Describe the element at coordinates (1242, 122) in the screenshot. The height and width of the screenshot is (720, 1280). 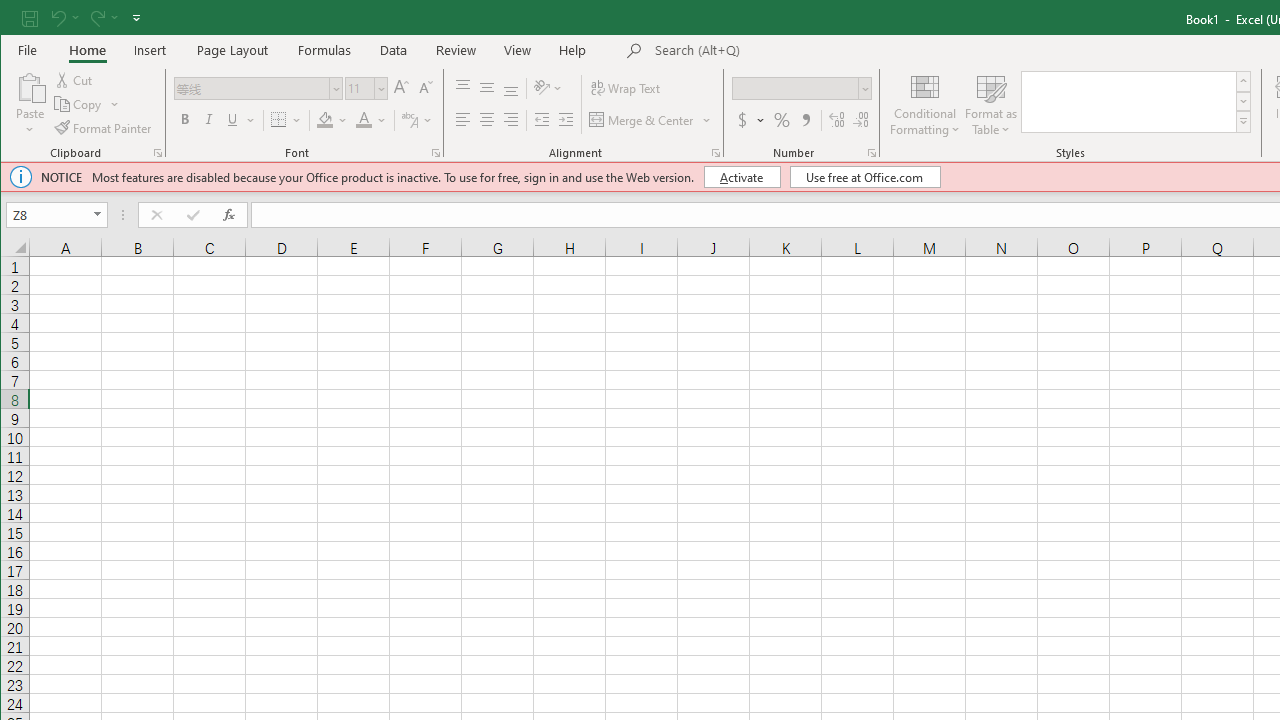
I see `'Cell Styles'` at that location.